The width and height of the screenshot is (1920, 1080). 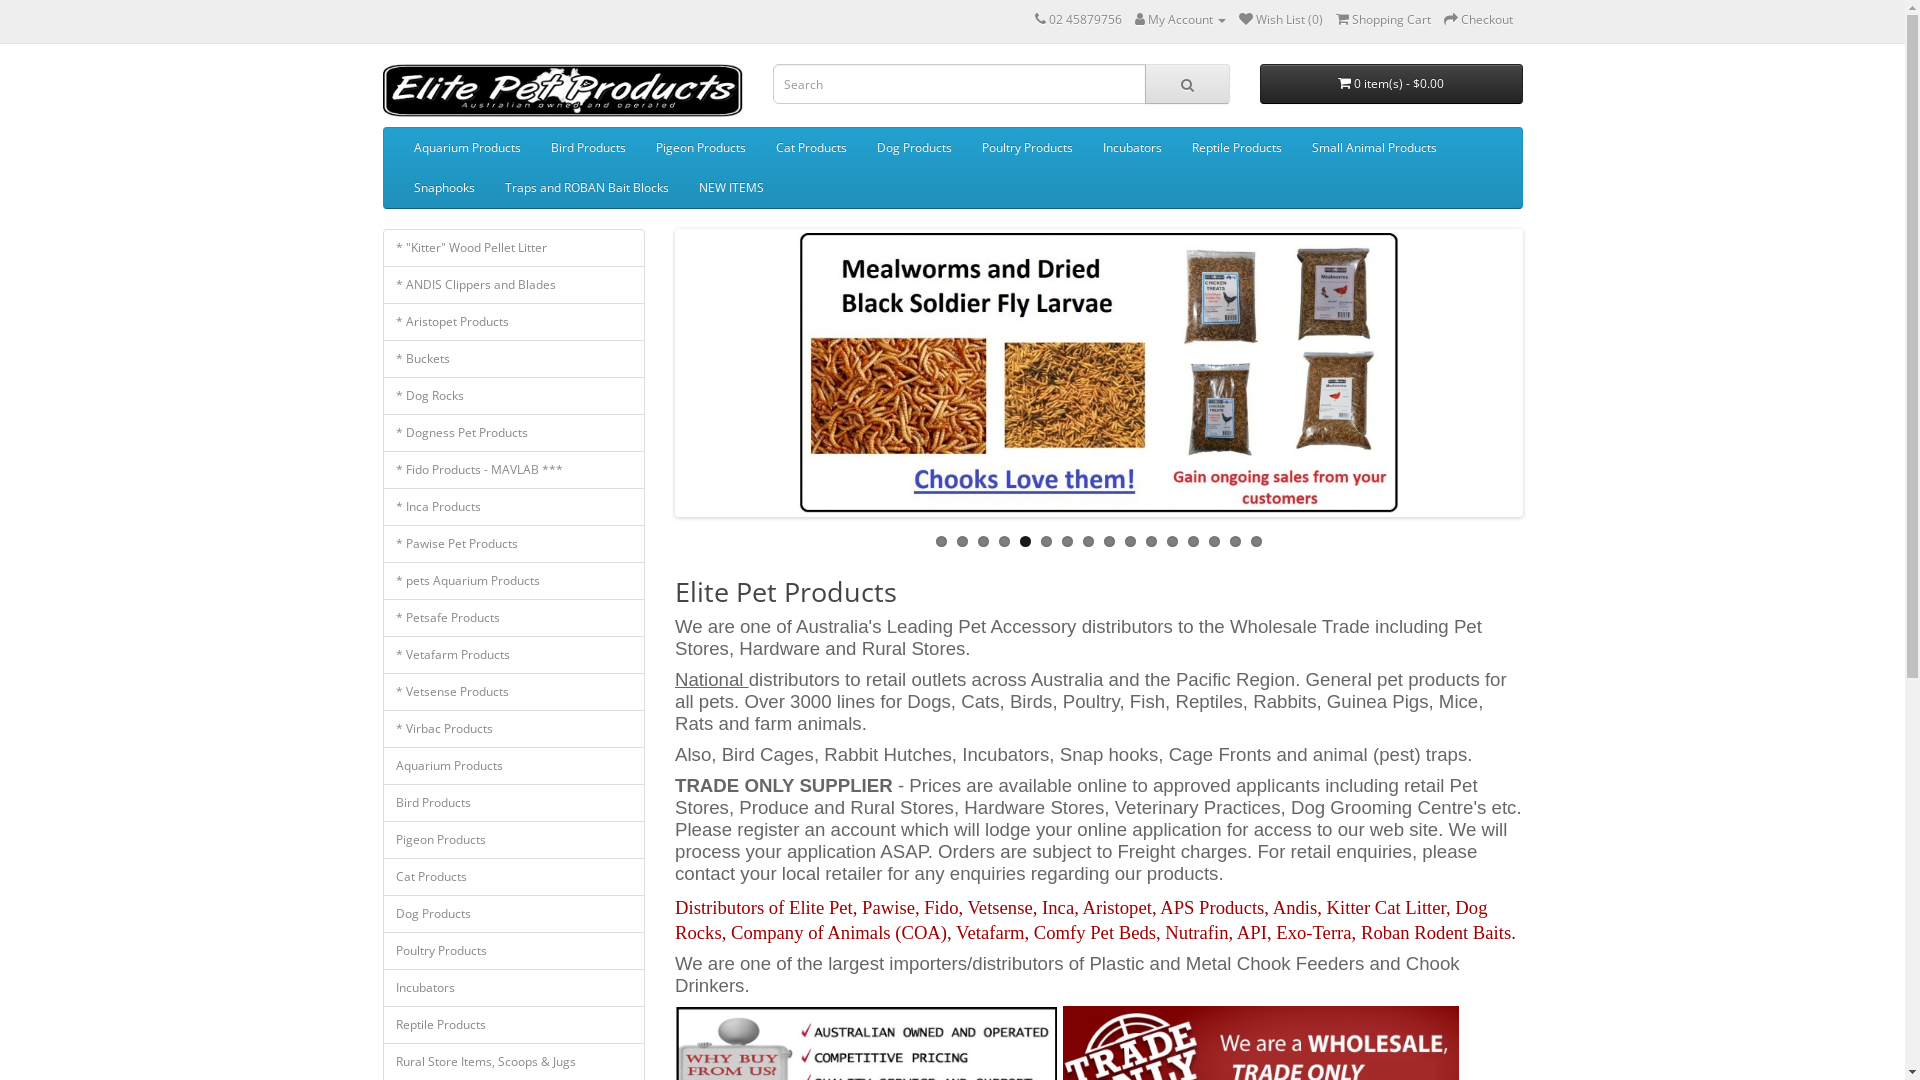 What do you see at coordinates (1280, 19) in the screenshot?
I see `'Wish List (0)'` at bounding box center [1280, 19].